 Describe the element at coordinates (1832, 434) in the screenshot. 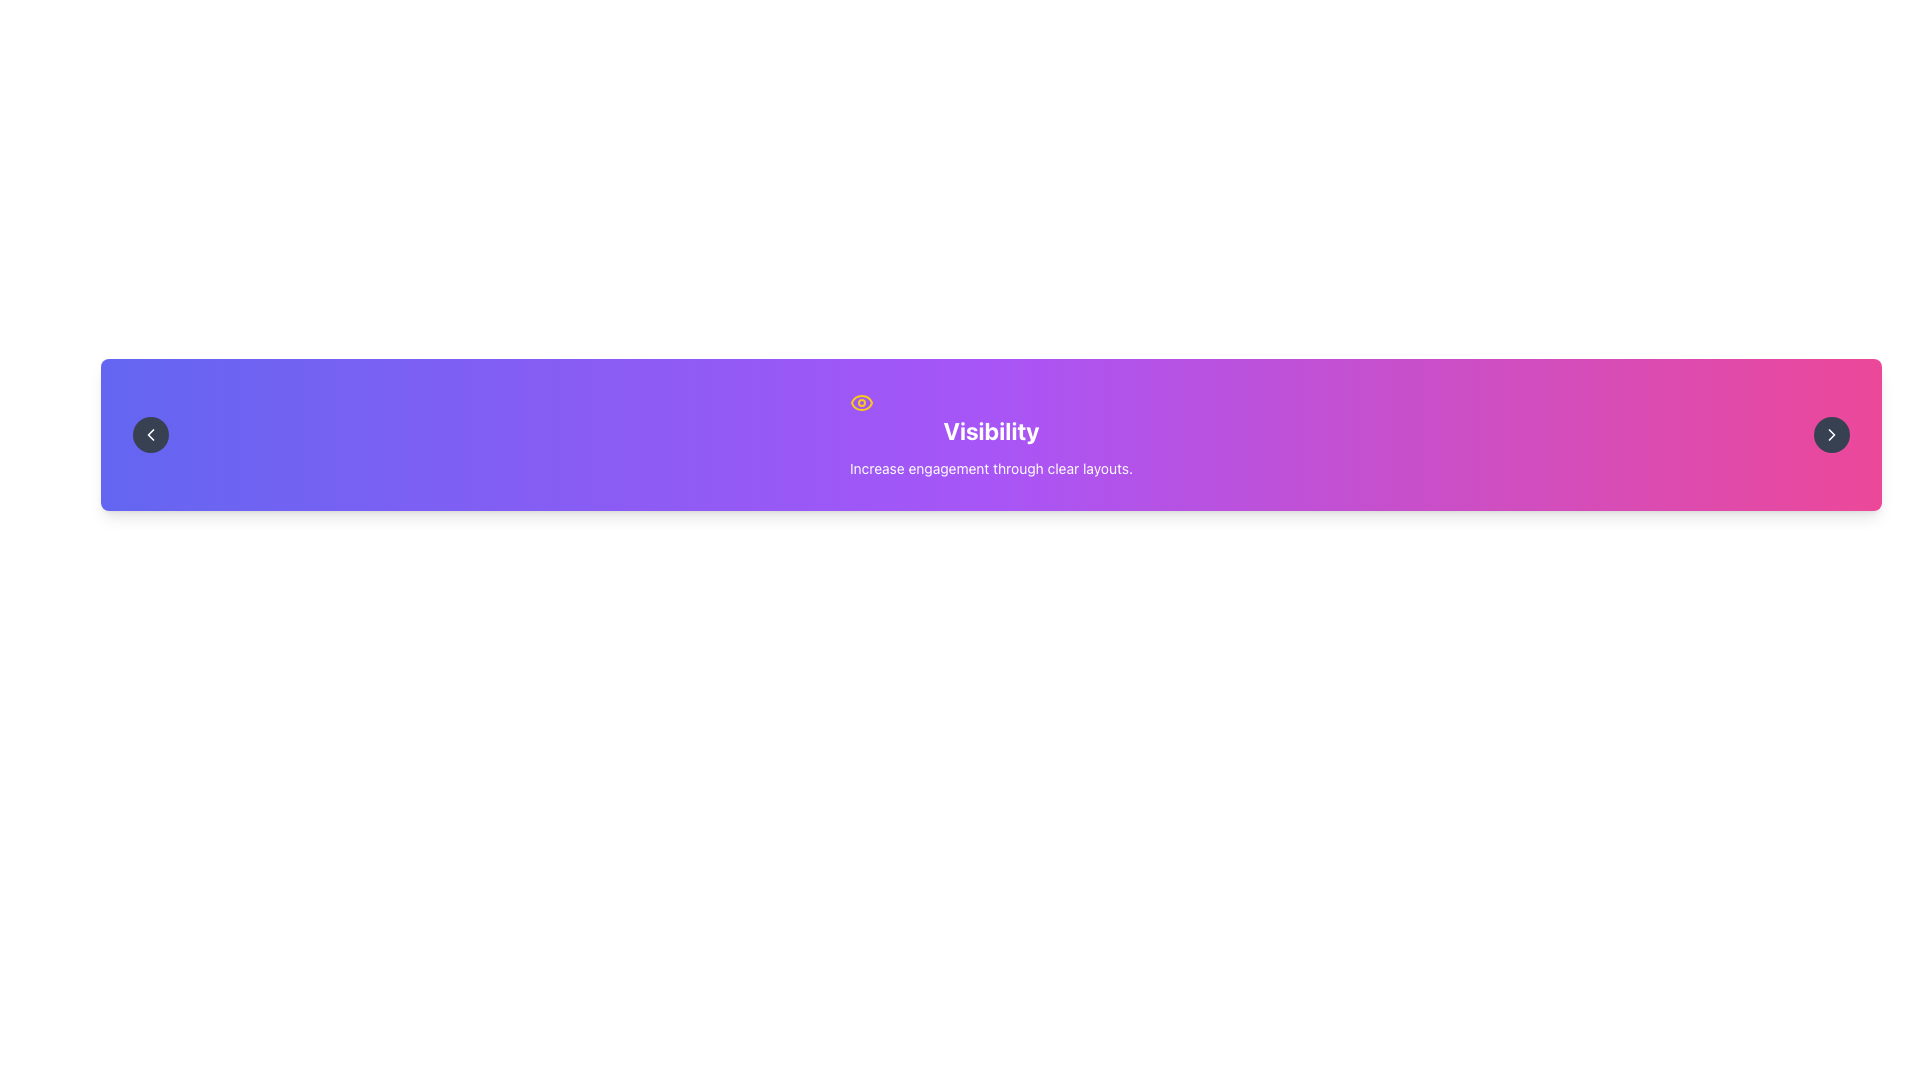

I see `the small, right-pointing chevron icon with a white stroke located inside the circular button in the top-right corner of the gradient-colored banner` at that location.